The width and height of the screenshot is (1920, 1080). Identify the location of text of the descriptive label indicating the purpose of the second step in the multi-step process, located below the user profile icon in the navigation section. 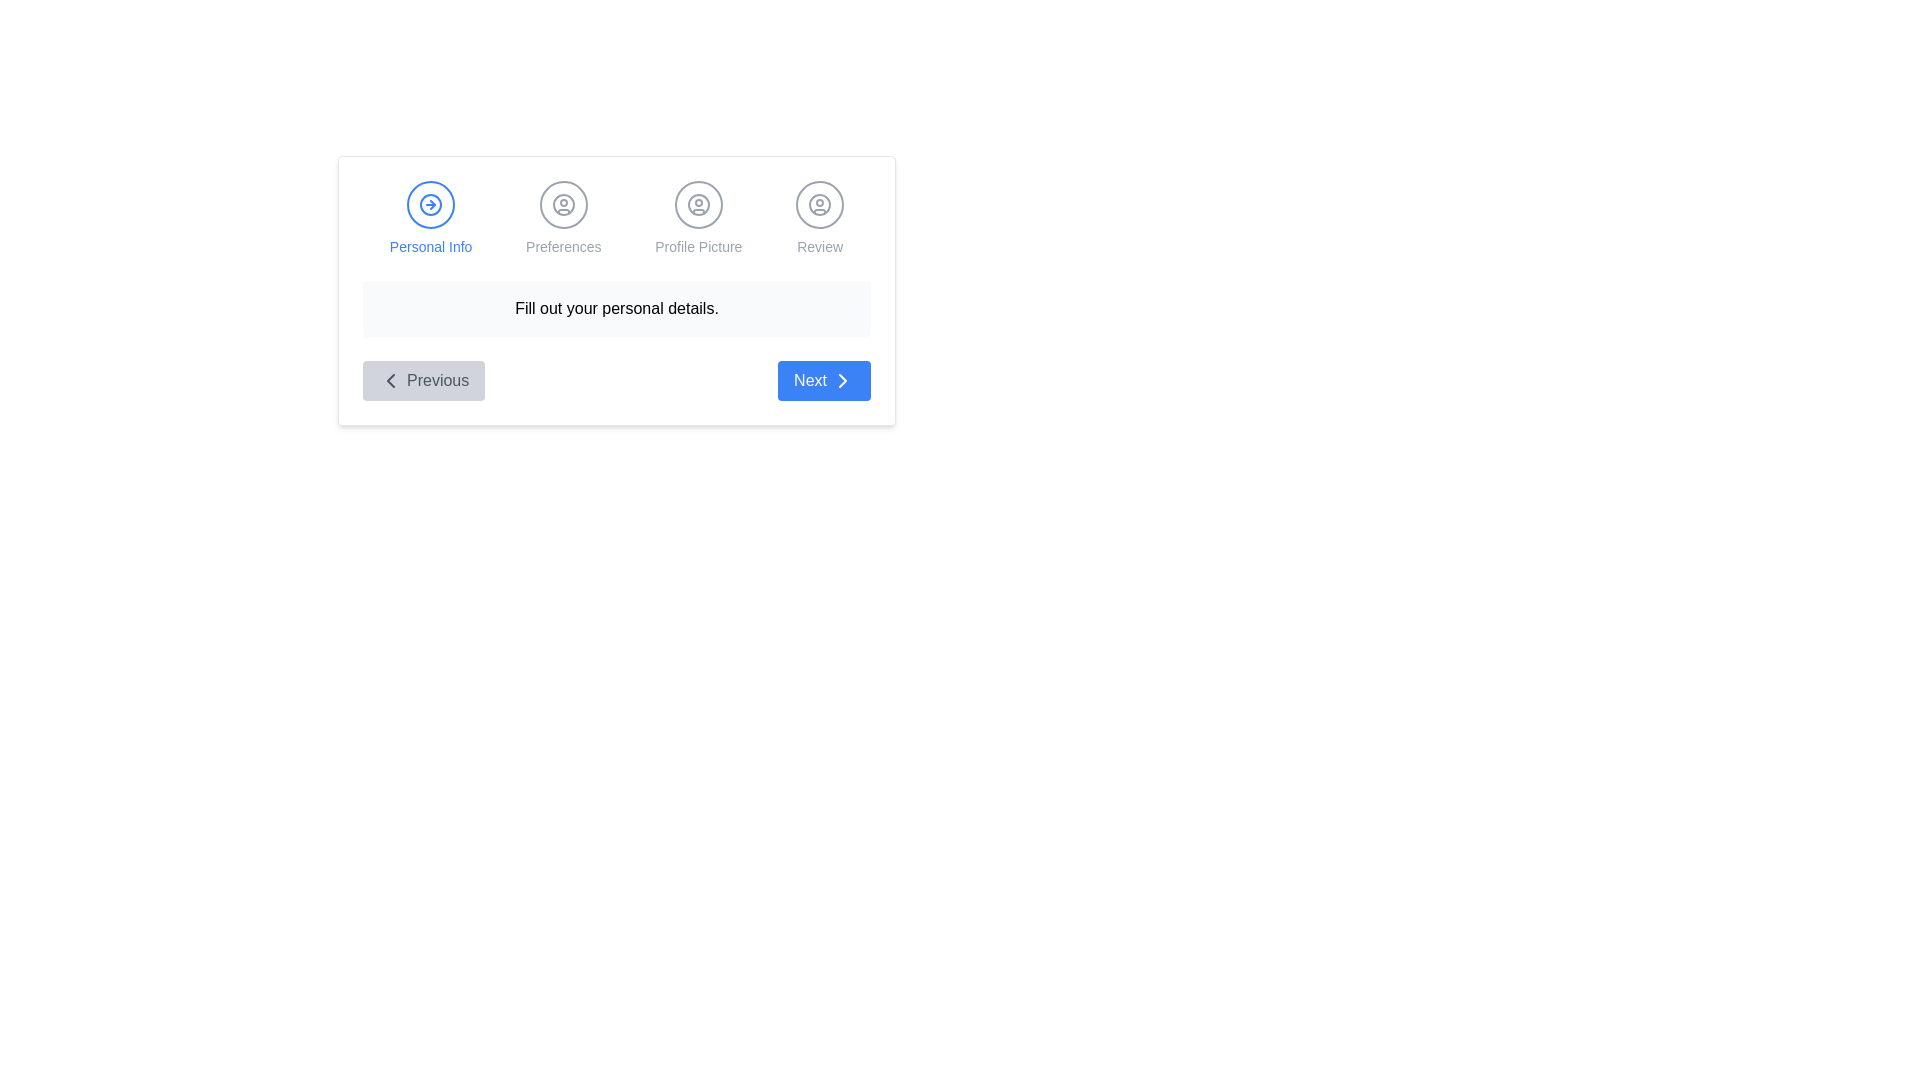
(562, 245).